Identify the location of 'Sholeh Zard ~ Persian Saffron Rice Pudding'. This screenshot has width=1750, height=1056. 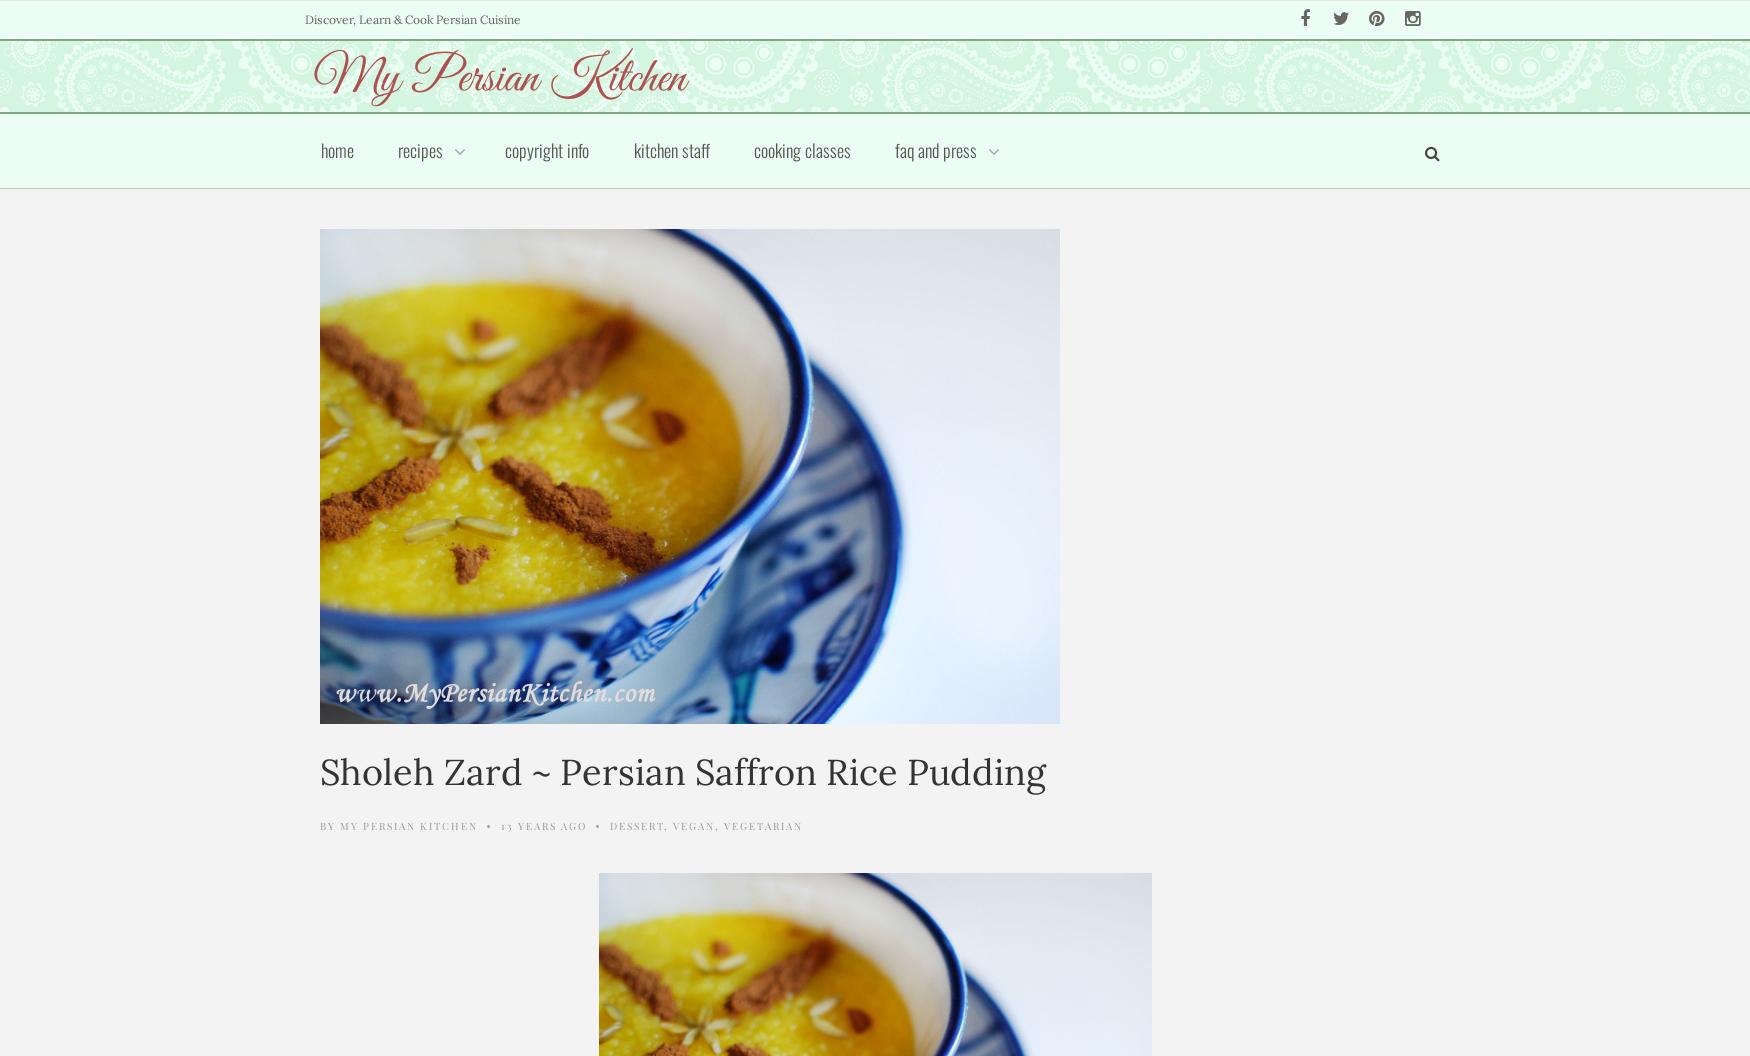
(320, 771).